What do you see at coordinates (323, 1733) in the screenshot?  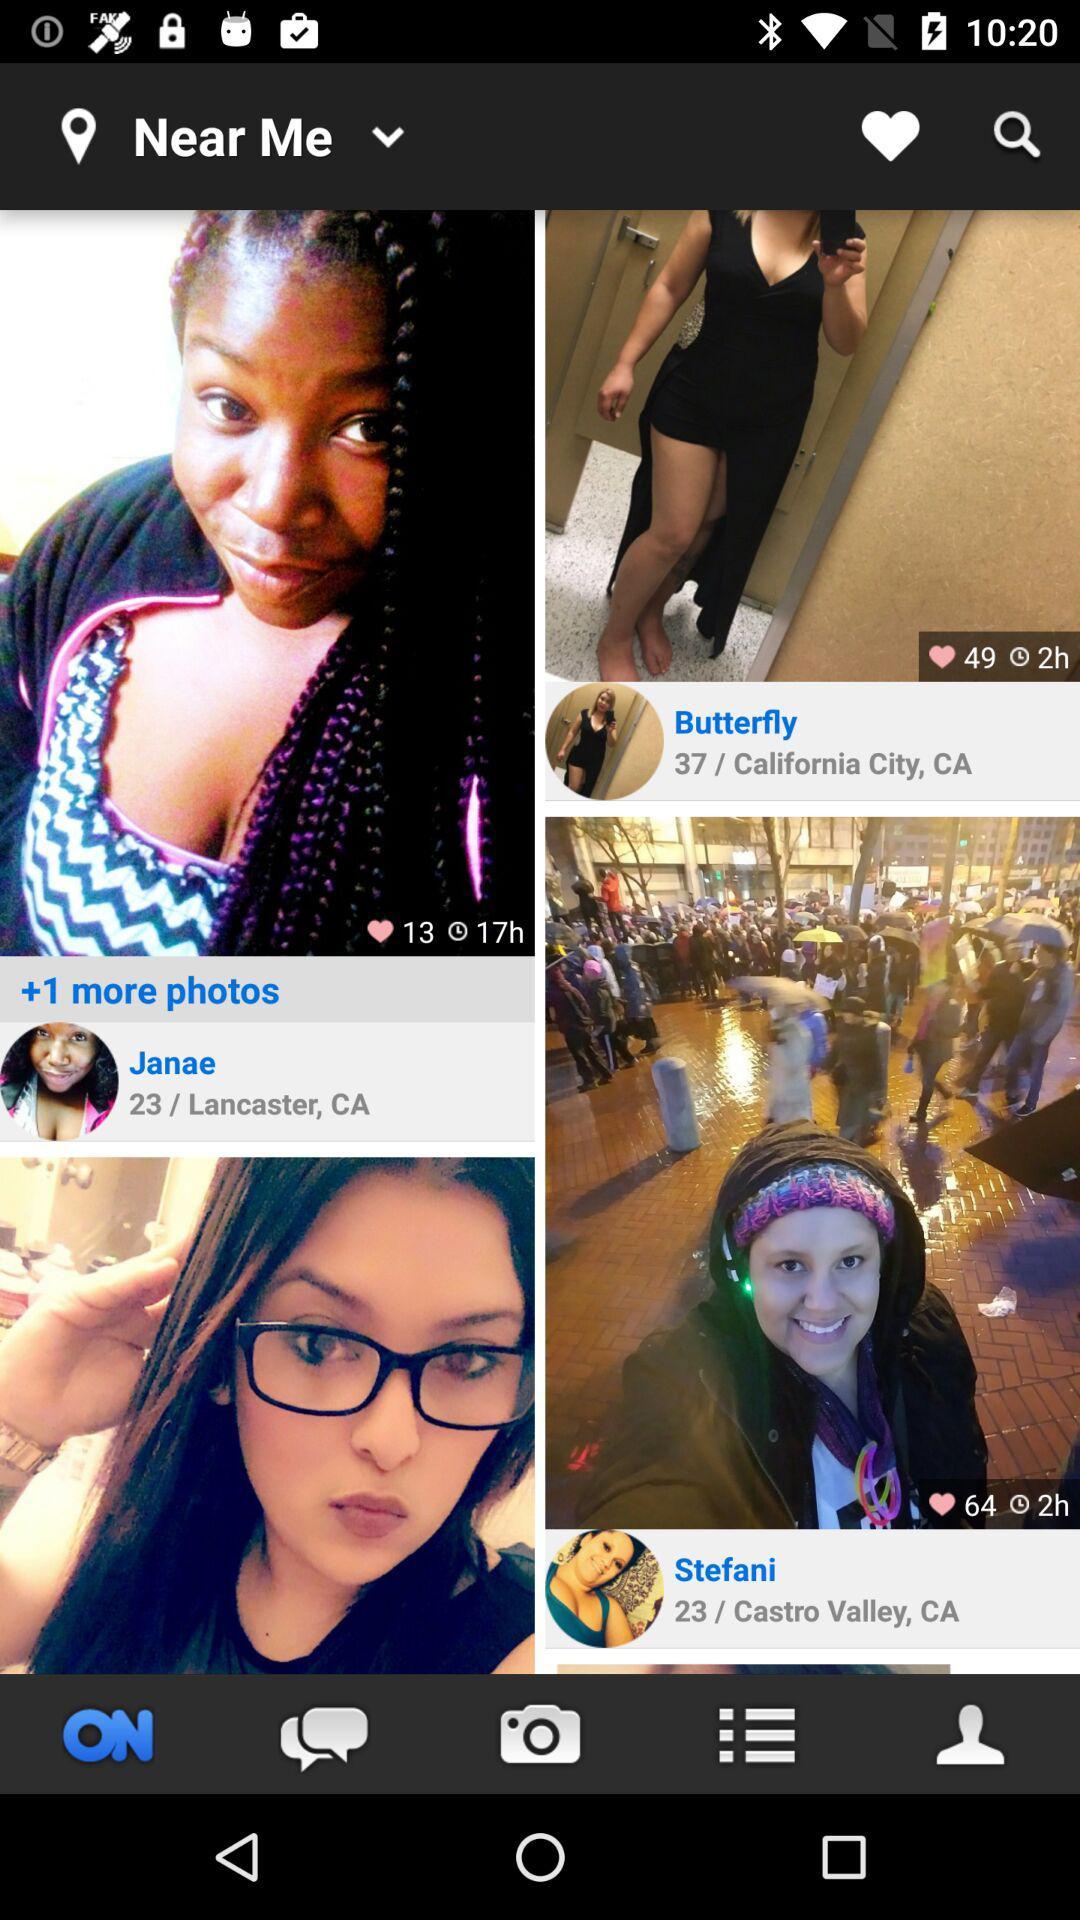 I see `send text` at bounding box center [323, 1733].